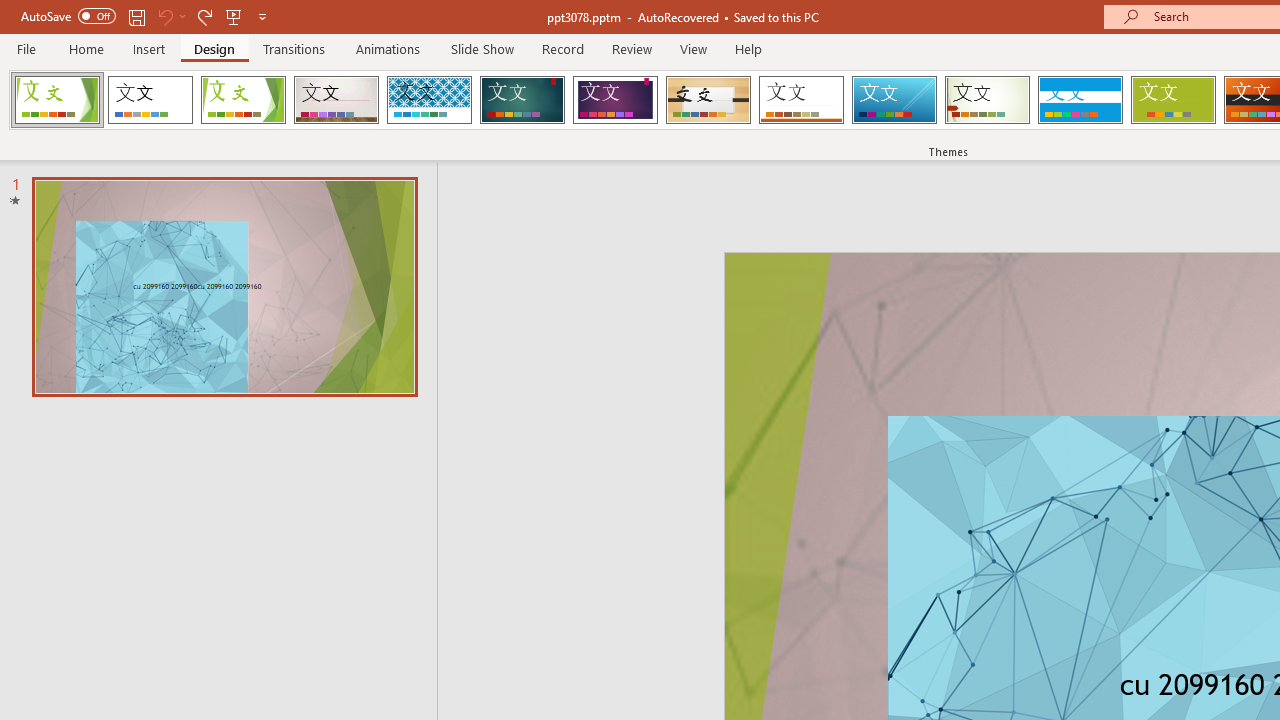 This screenshot has height=720, width=1280. What do you see at coordinates (801, 100) in the screenshot?
I see `'Retrospect Loading Preview...'` at bounding box center [801, 100].